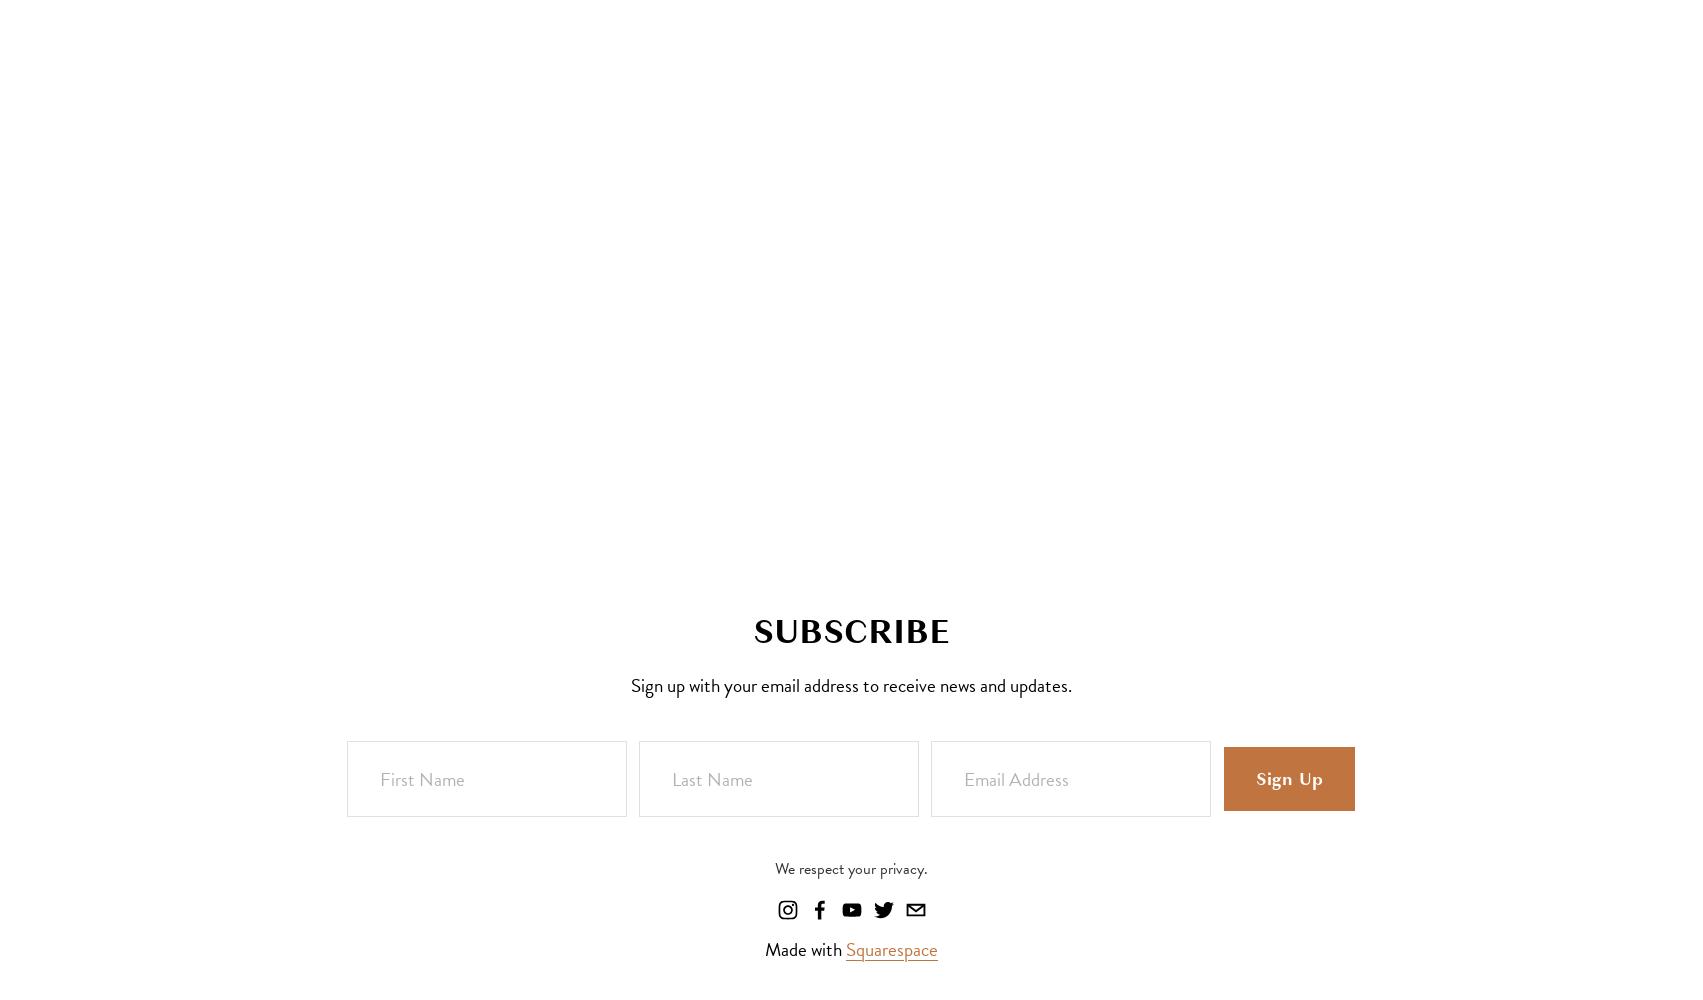 The width and height of the screenshot is (1703, 1000). I want to click on 'Kori Green', so click(850, 418).